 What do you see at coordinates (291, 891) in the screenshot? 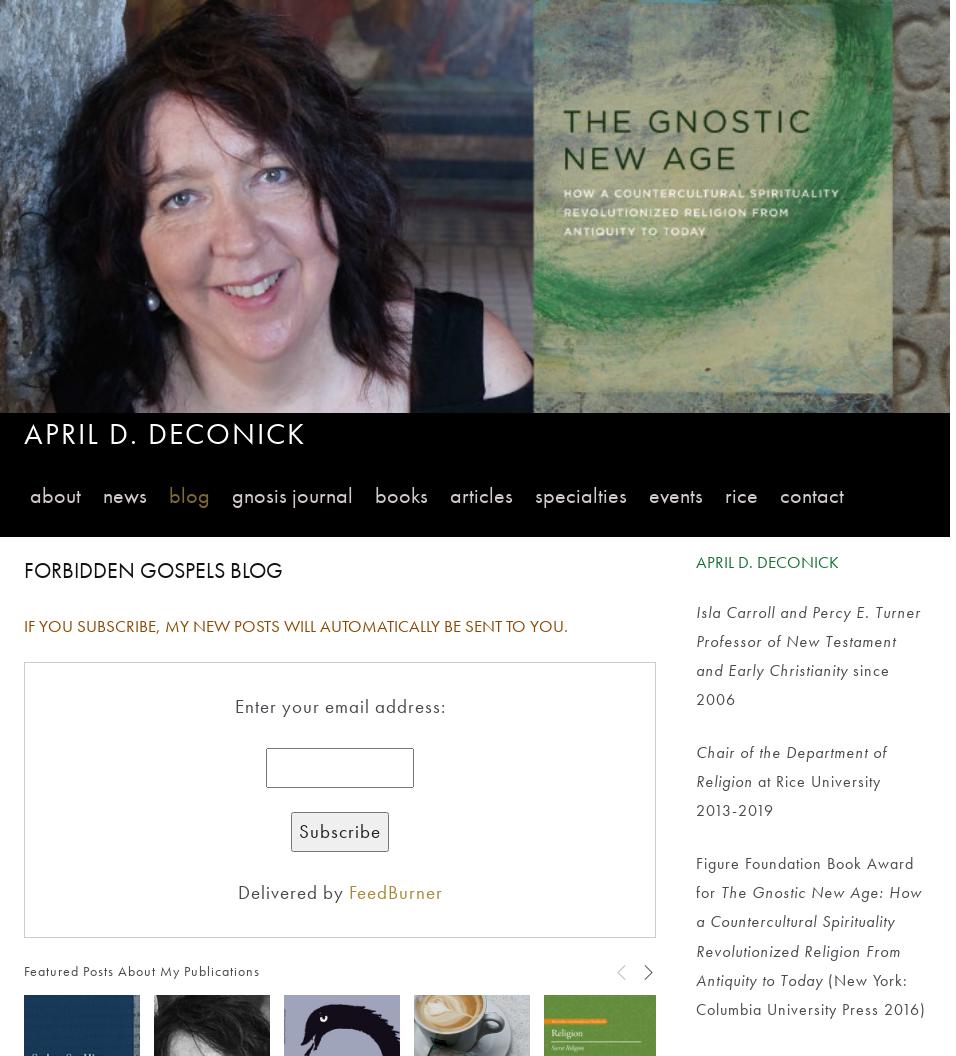
I see `'Delivered by'` at bounding box center [291, 891].